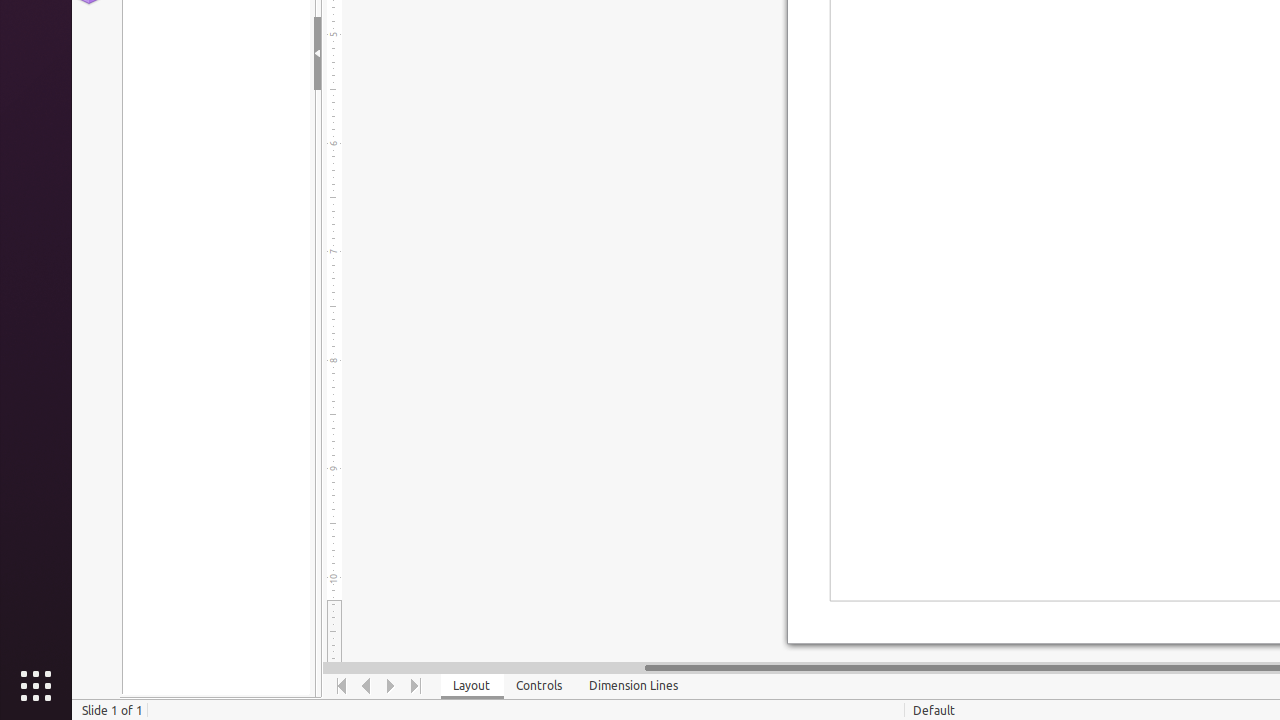 The width and height of the screenshot is (1280, 720). I want to click on 'Move Left', so click(366, 685).